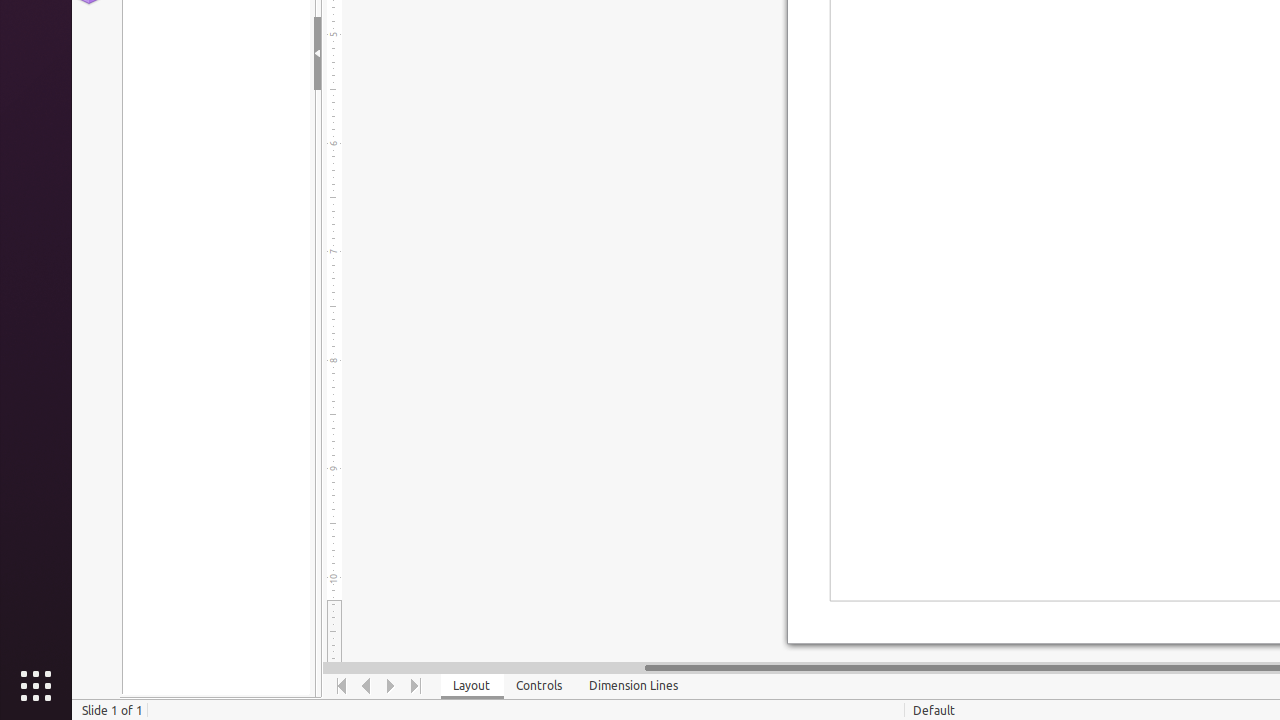 The width and height of the screenshot is (1280, 720). I want to click on 'Move Left', so click(366, 685).